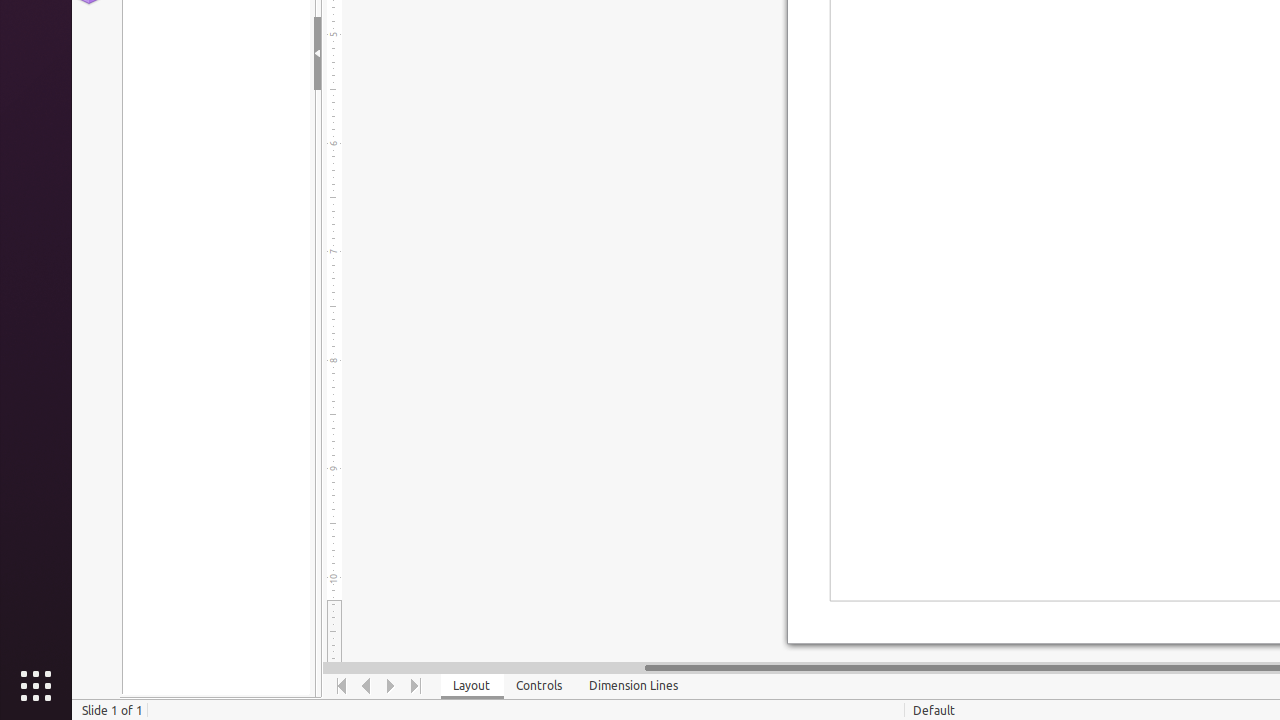 The width and height of the screenshot is (1280, 720). I want to click on 'Move Left', so click(366, 685).